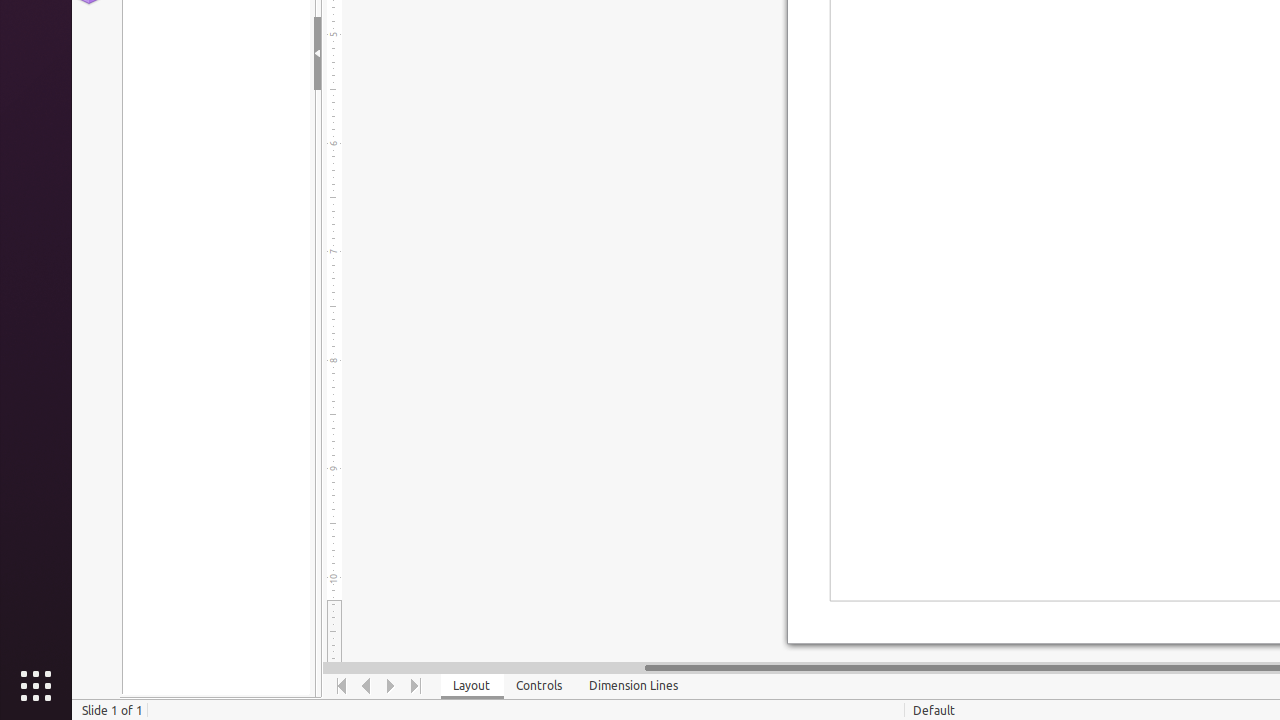 The width and height of the screenshot is (1280, 720). I want to click on 'Move Left', so click(366, 685).